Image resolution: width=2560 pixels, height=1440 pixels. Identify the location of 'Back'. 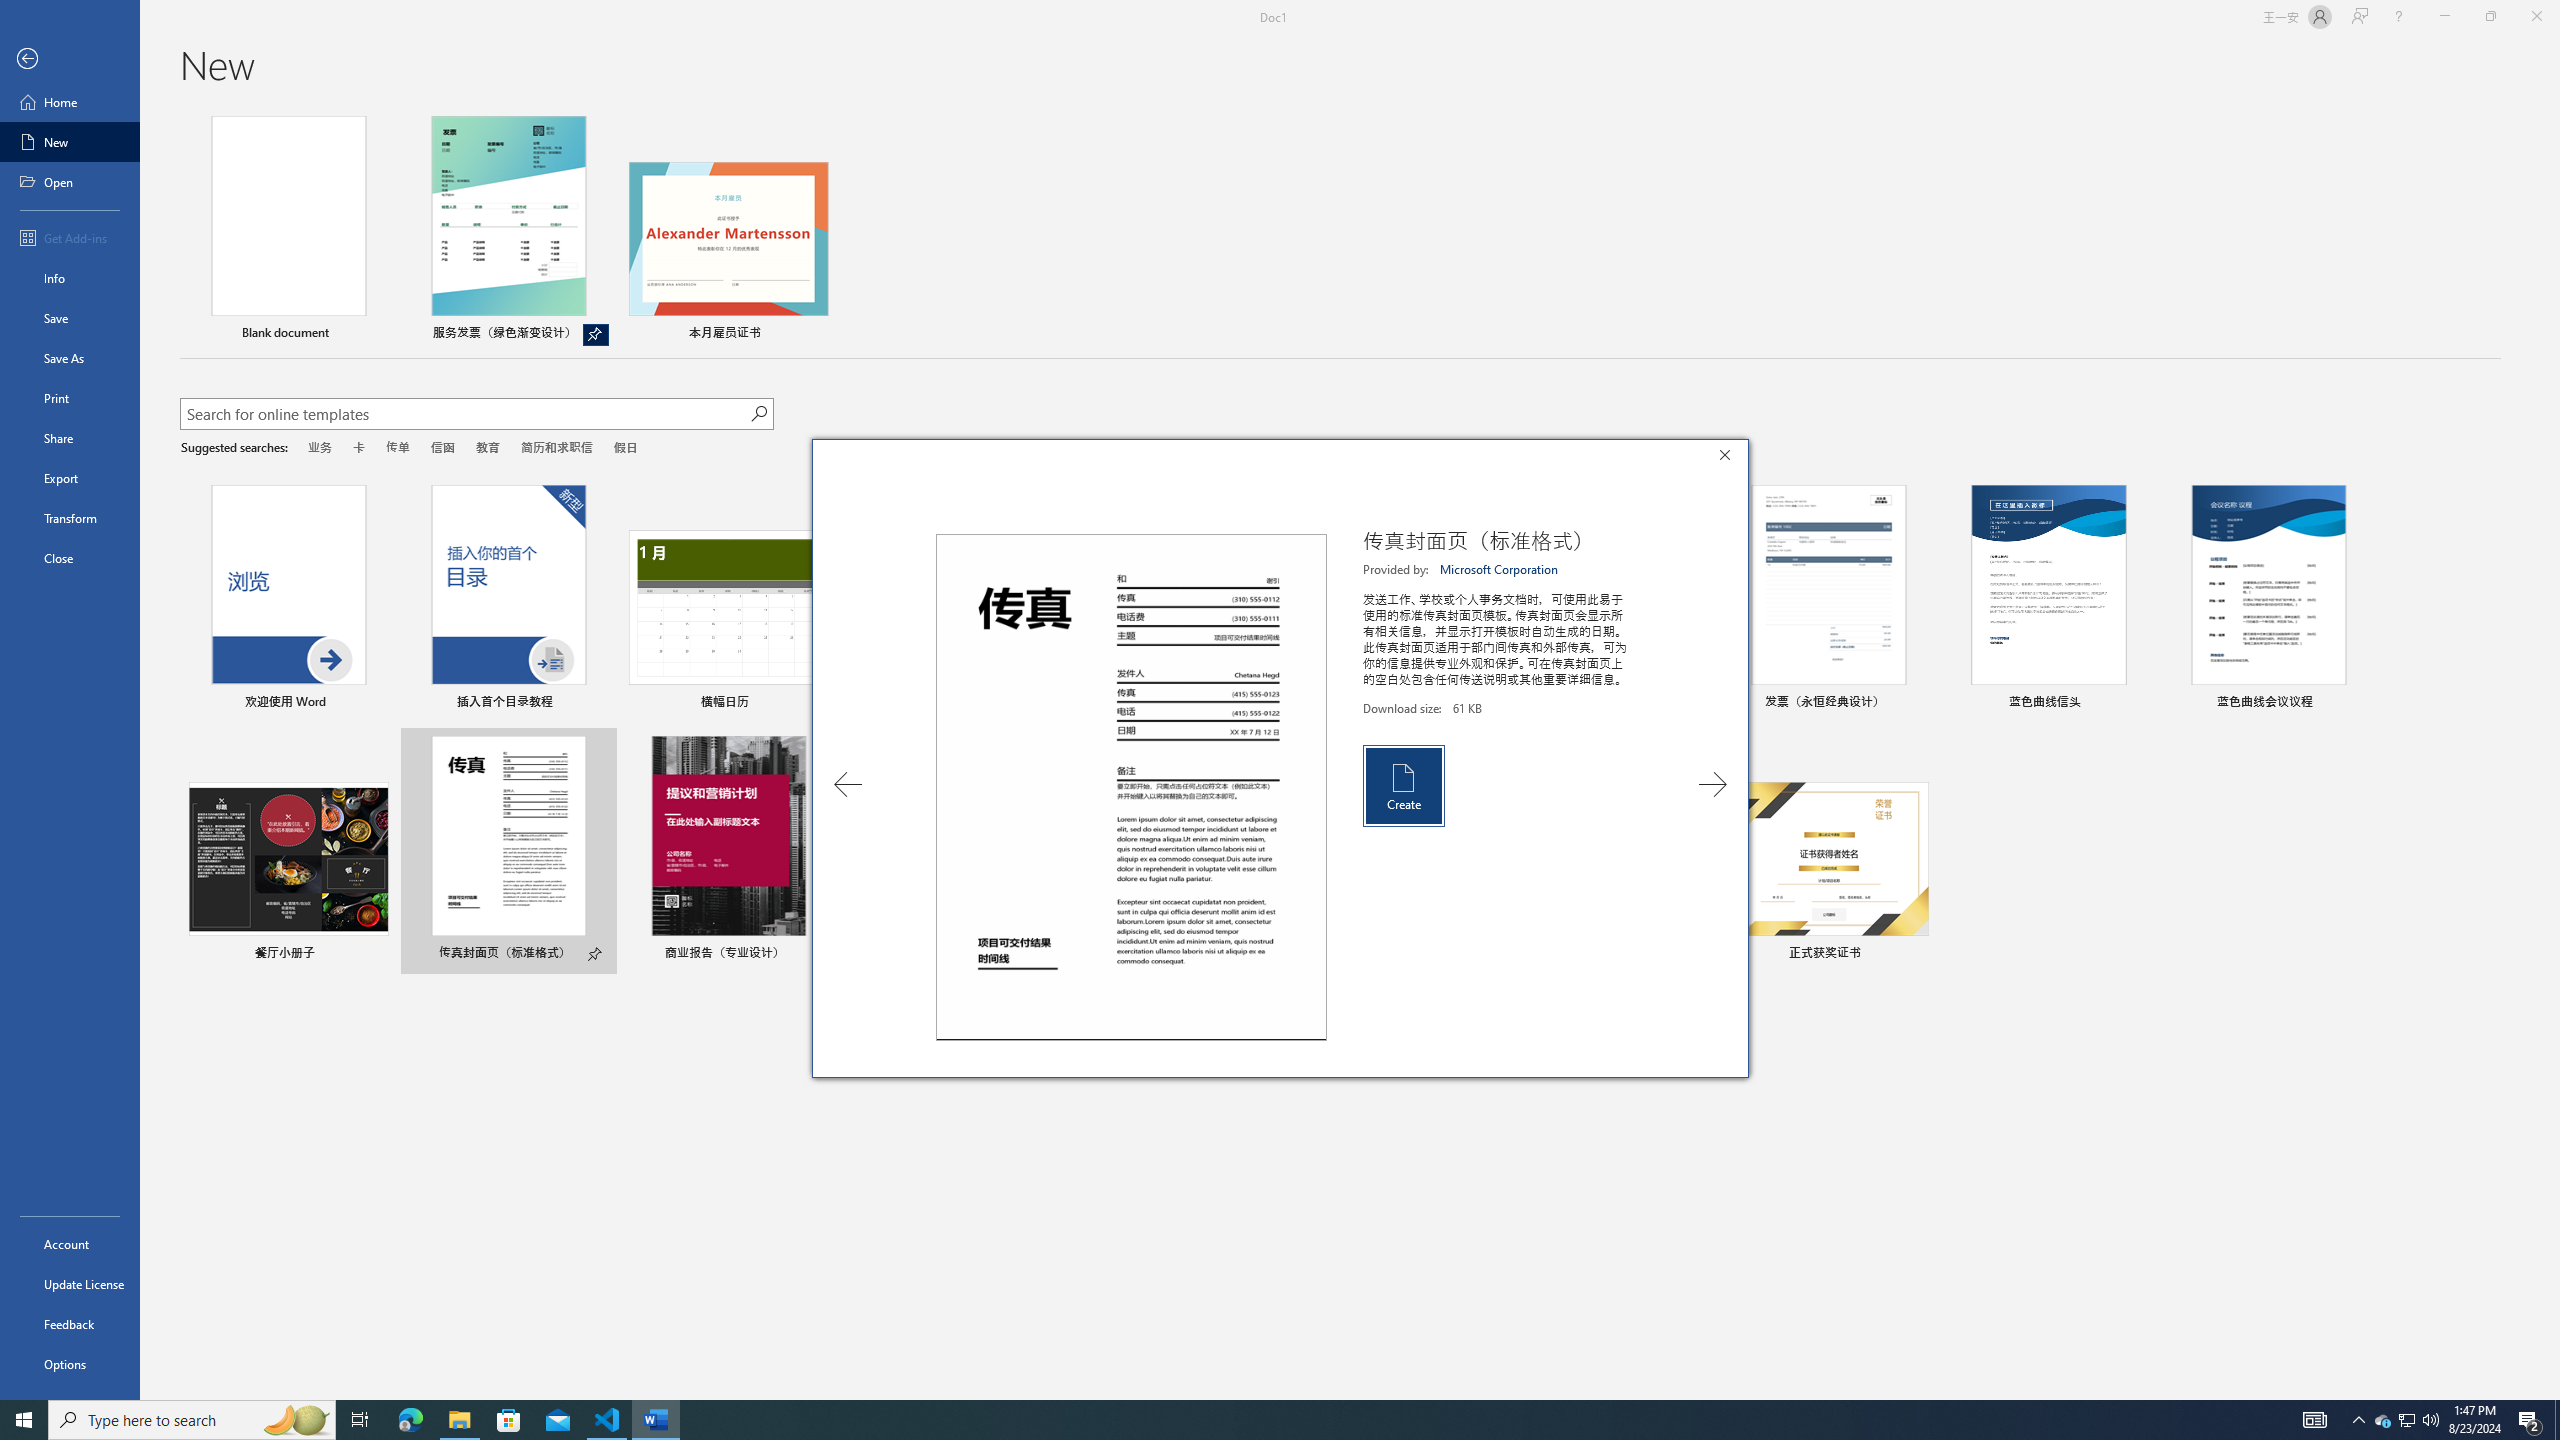
(69, 58).